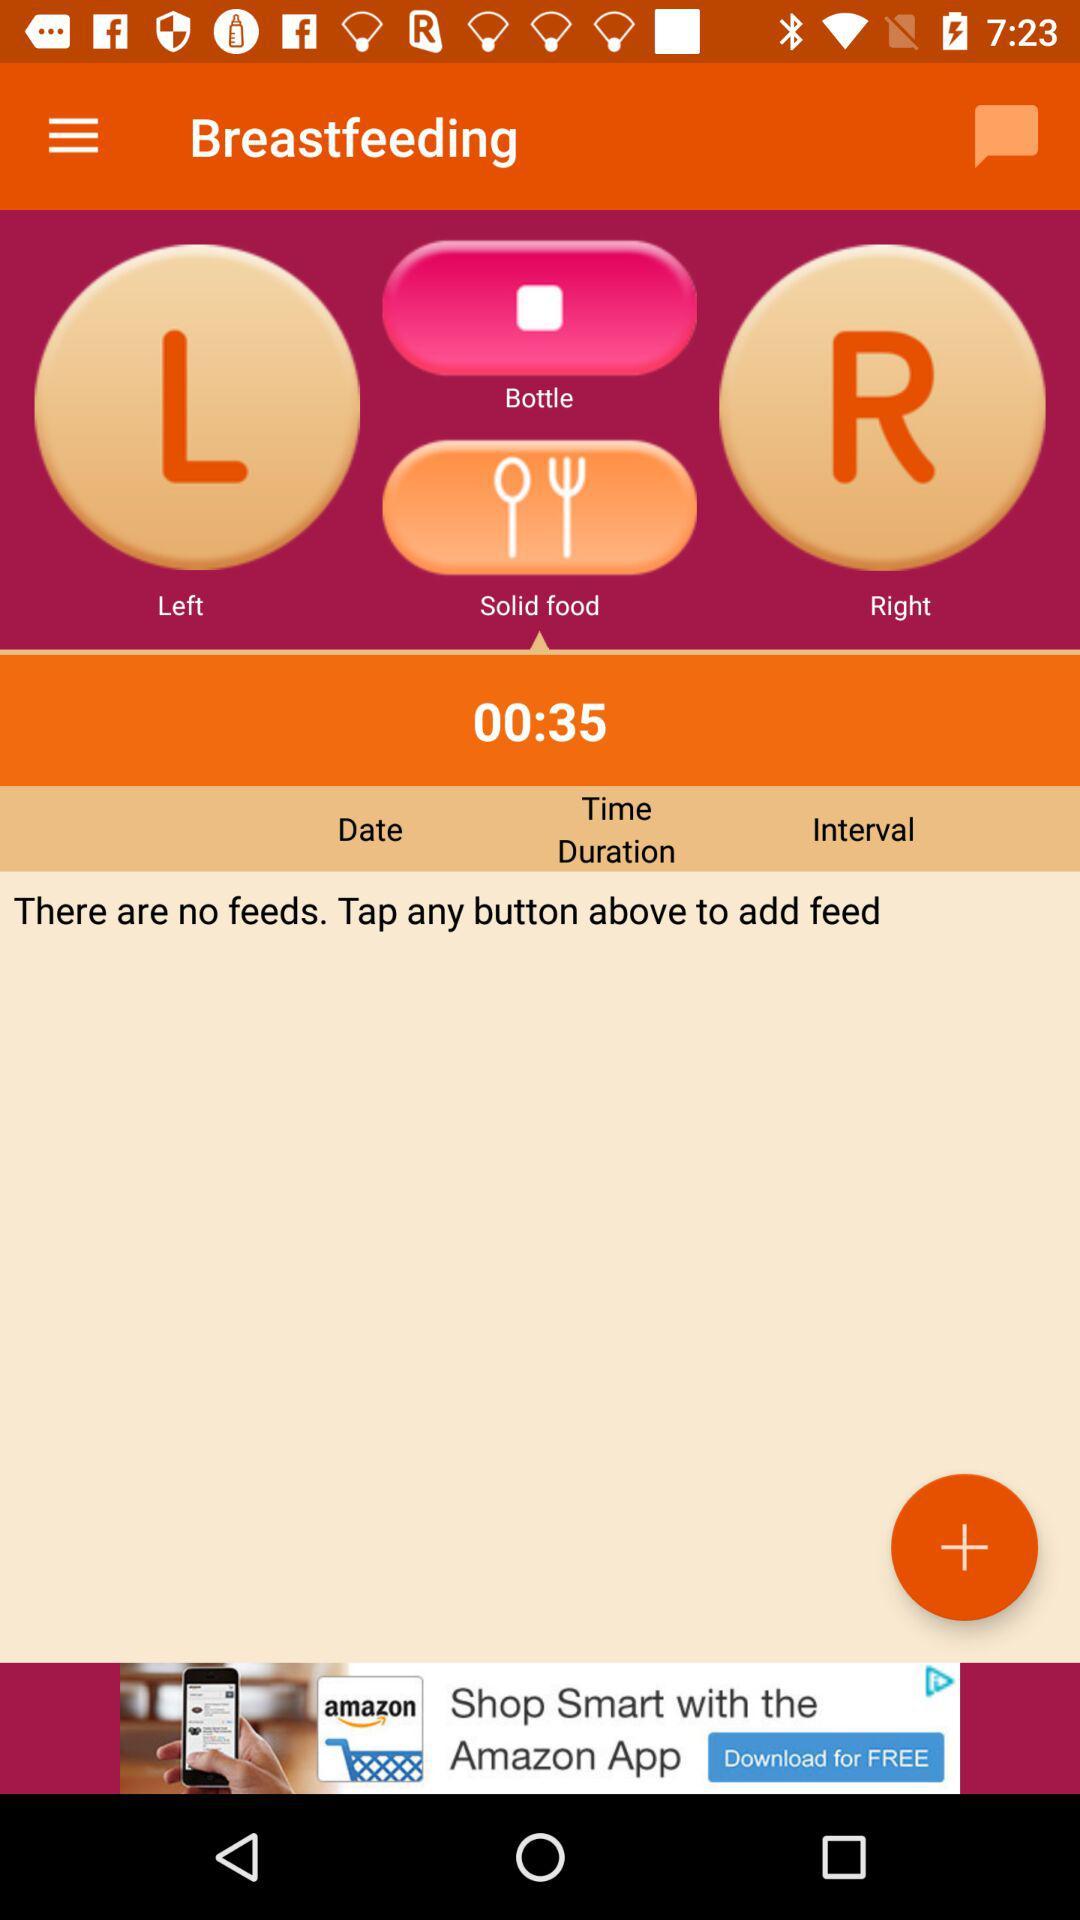 Image resolution: width=1080 pixels, height=1920 pixels. Describe the element at coordinates (963, 1546) in the screenshot. I see `the add icon` at that location.